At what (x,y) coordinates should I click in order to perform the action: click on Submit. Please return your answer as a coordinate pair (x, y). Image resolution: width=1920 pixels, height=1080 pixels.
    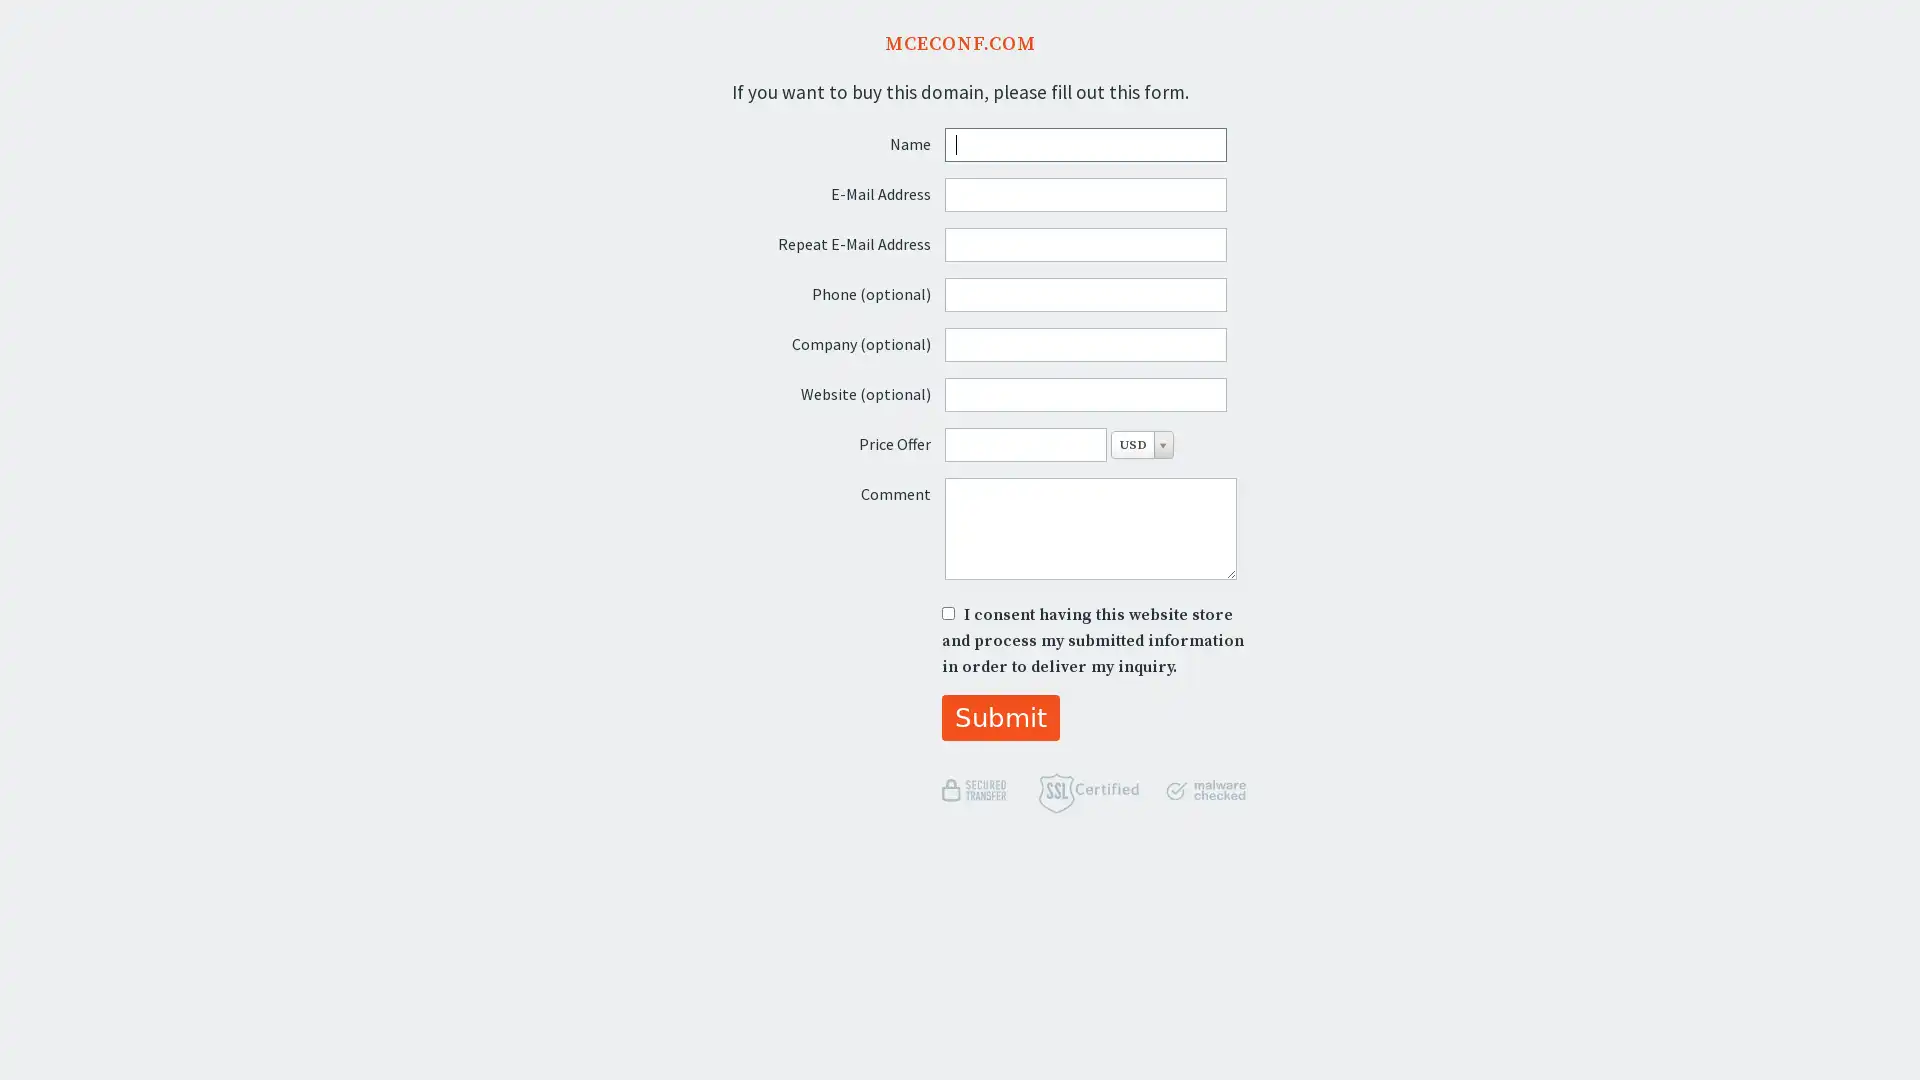
    Looking at the image, I should click on (1000, 716).